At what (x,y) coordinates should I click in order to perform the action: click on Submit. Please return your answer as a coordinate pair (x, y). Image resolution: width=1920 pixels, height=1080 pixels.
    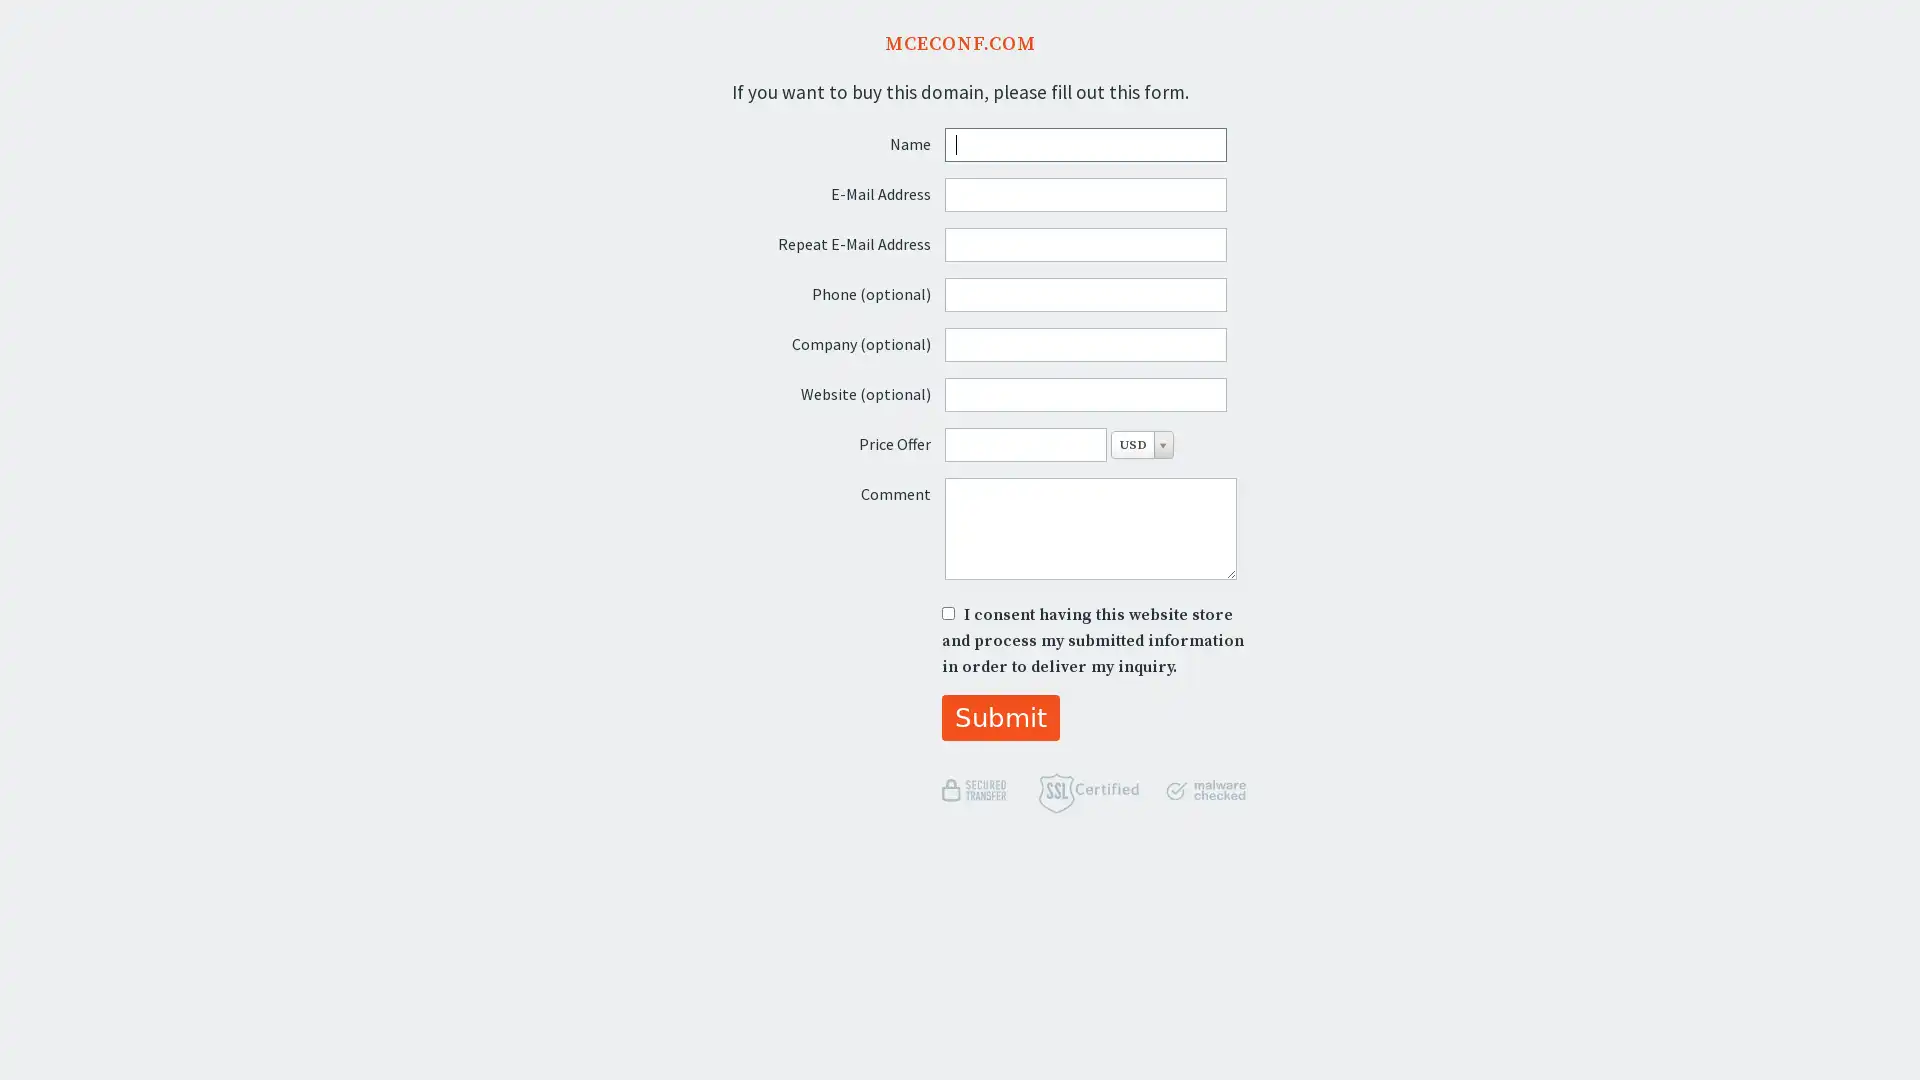
    Looking at the image, I should click on (1000, 716).